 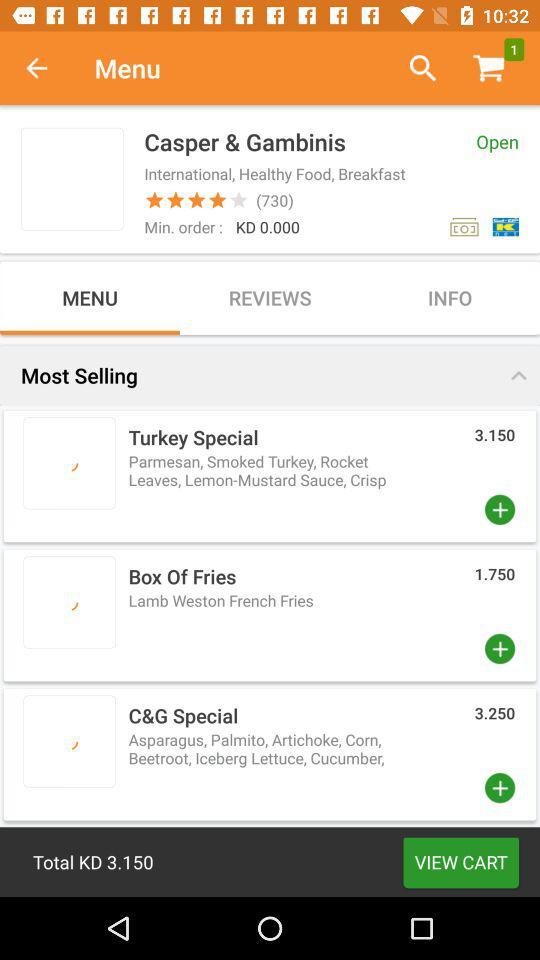 What do you see at coordinates (270, 614) in the screenshot?
I see `box above cg special` at bounding box center [270, 614].